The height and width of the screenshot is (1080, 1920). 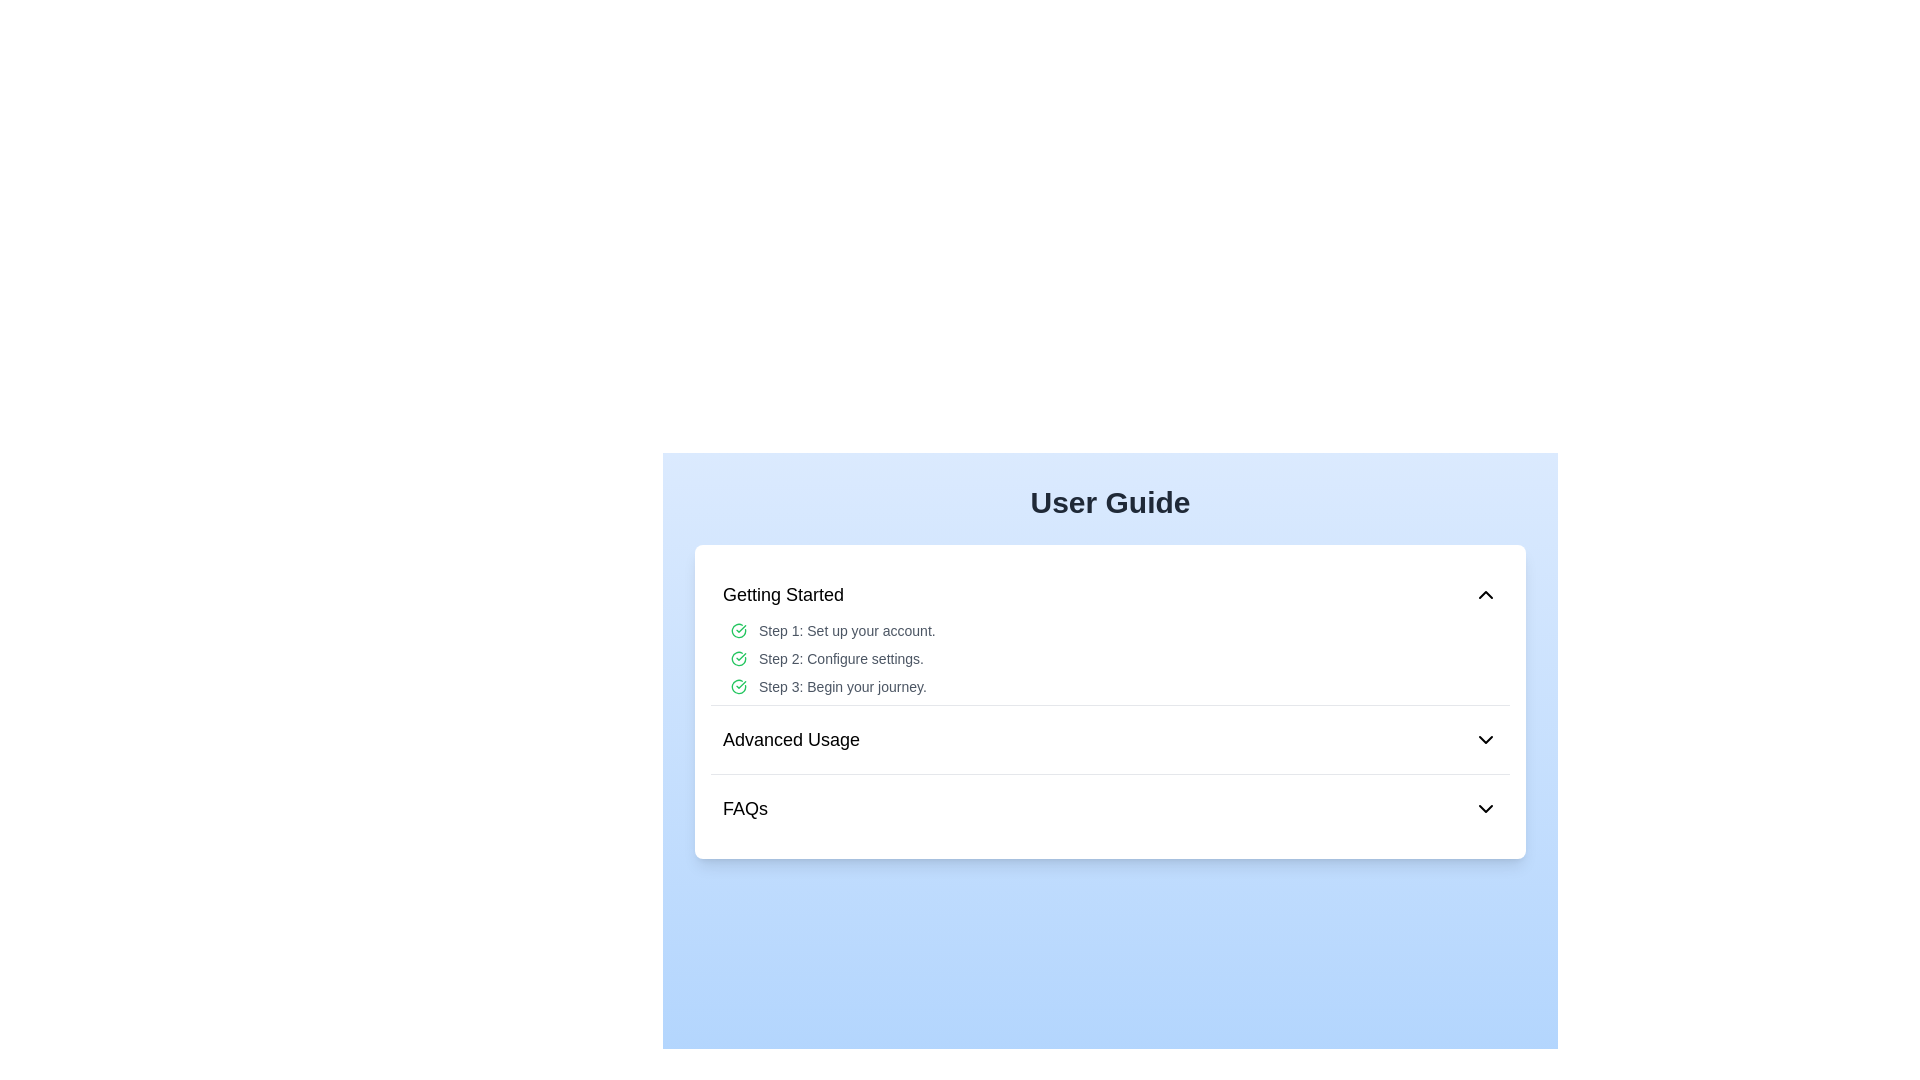 I want to click on the Text label that serves as a title or label for a section of the user guide, positioned under the 'Getting Started' heading and above the 'FAQs' section, so click(x=790, y=740).